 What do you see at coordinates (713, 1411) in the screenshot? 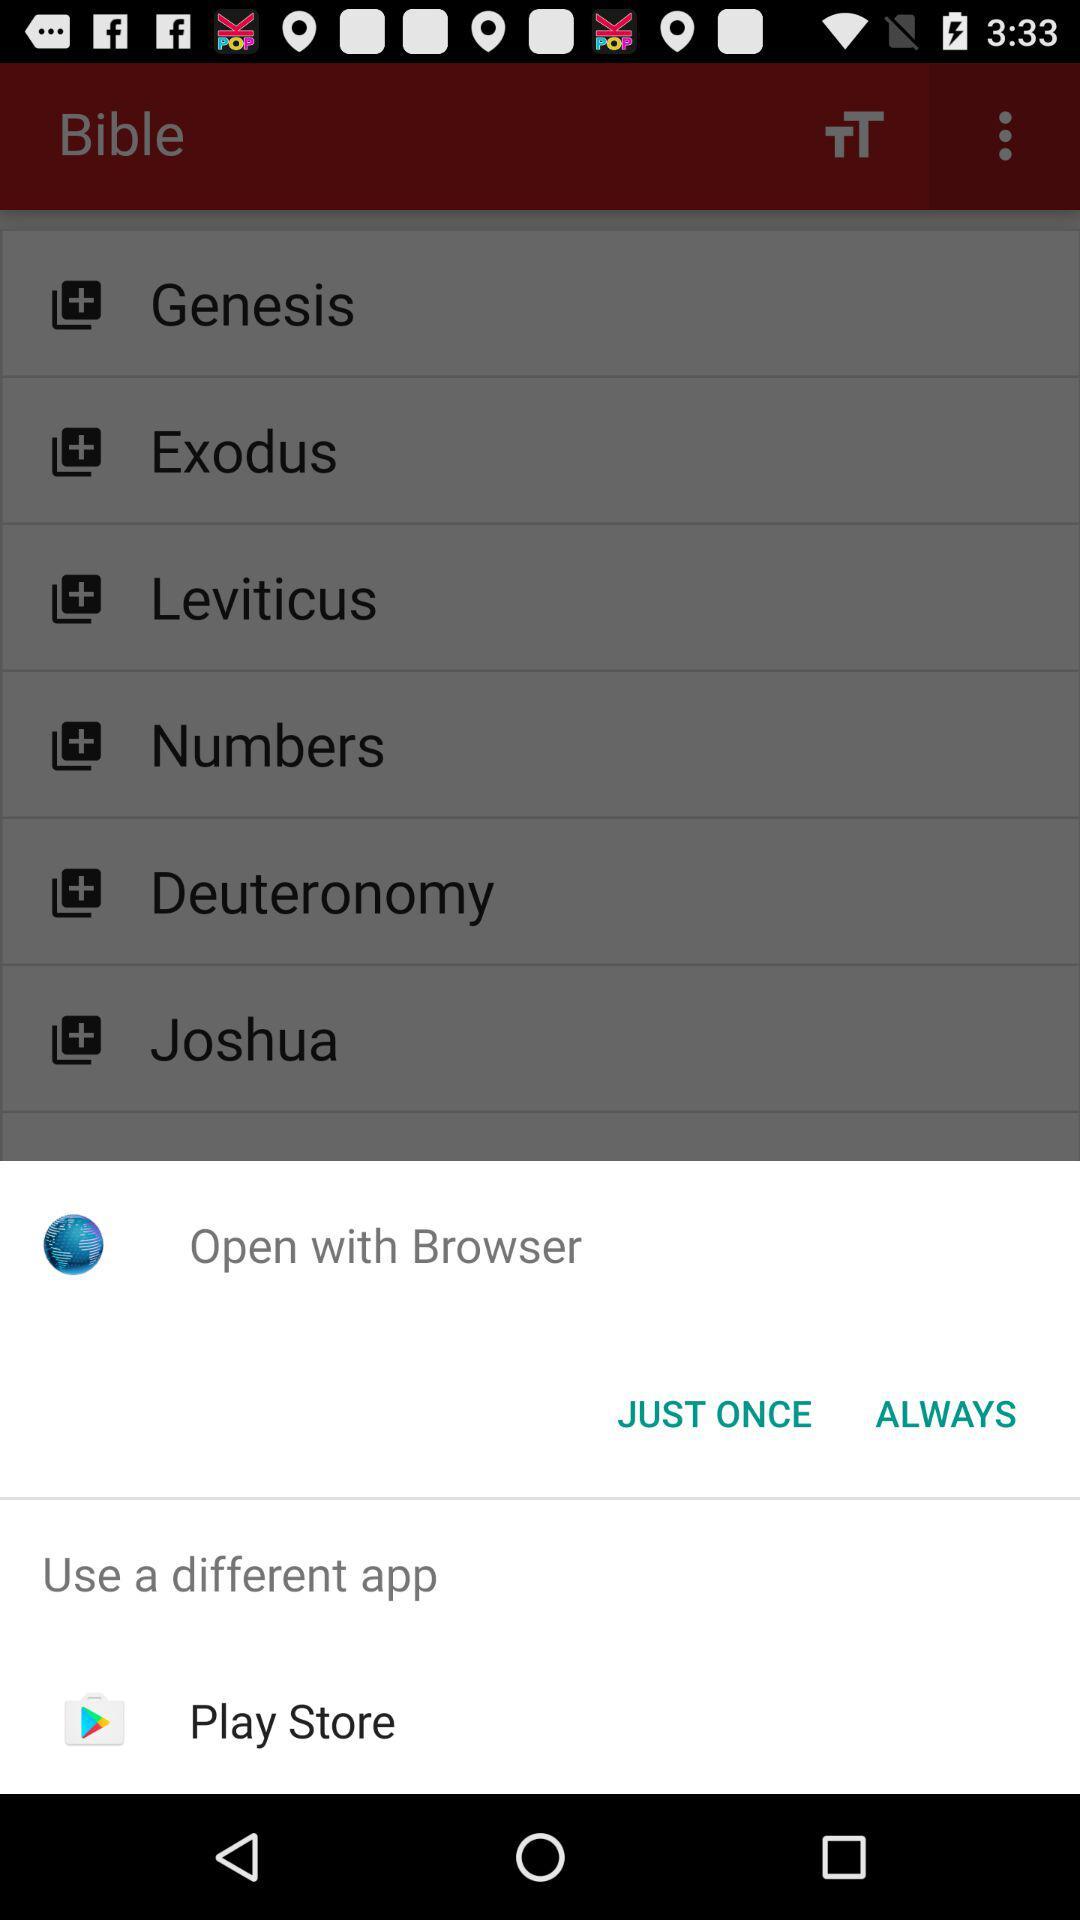
I see `just once item` at bounding box center [713, 1411].